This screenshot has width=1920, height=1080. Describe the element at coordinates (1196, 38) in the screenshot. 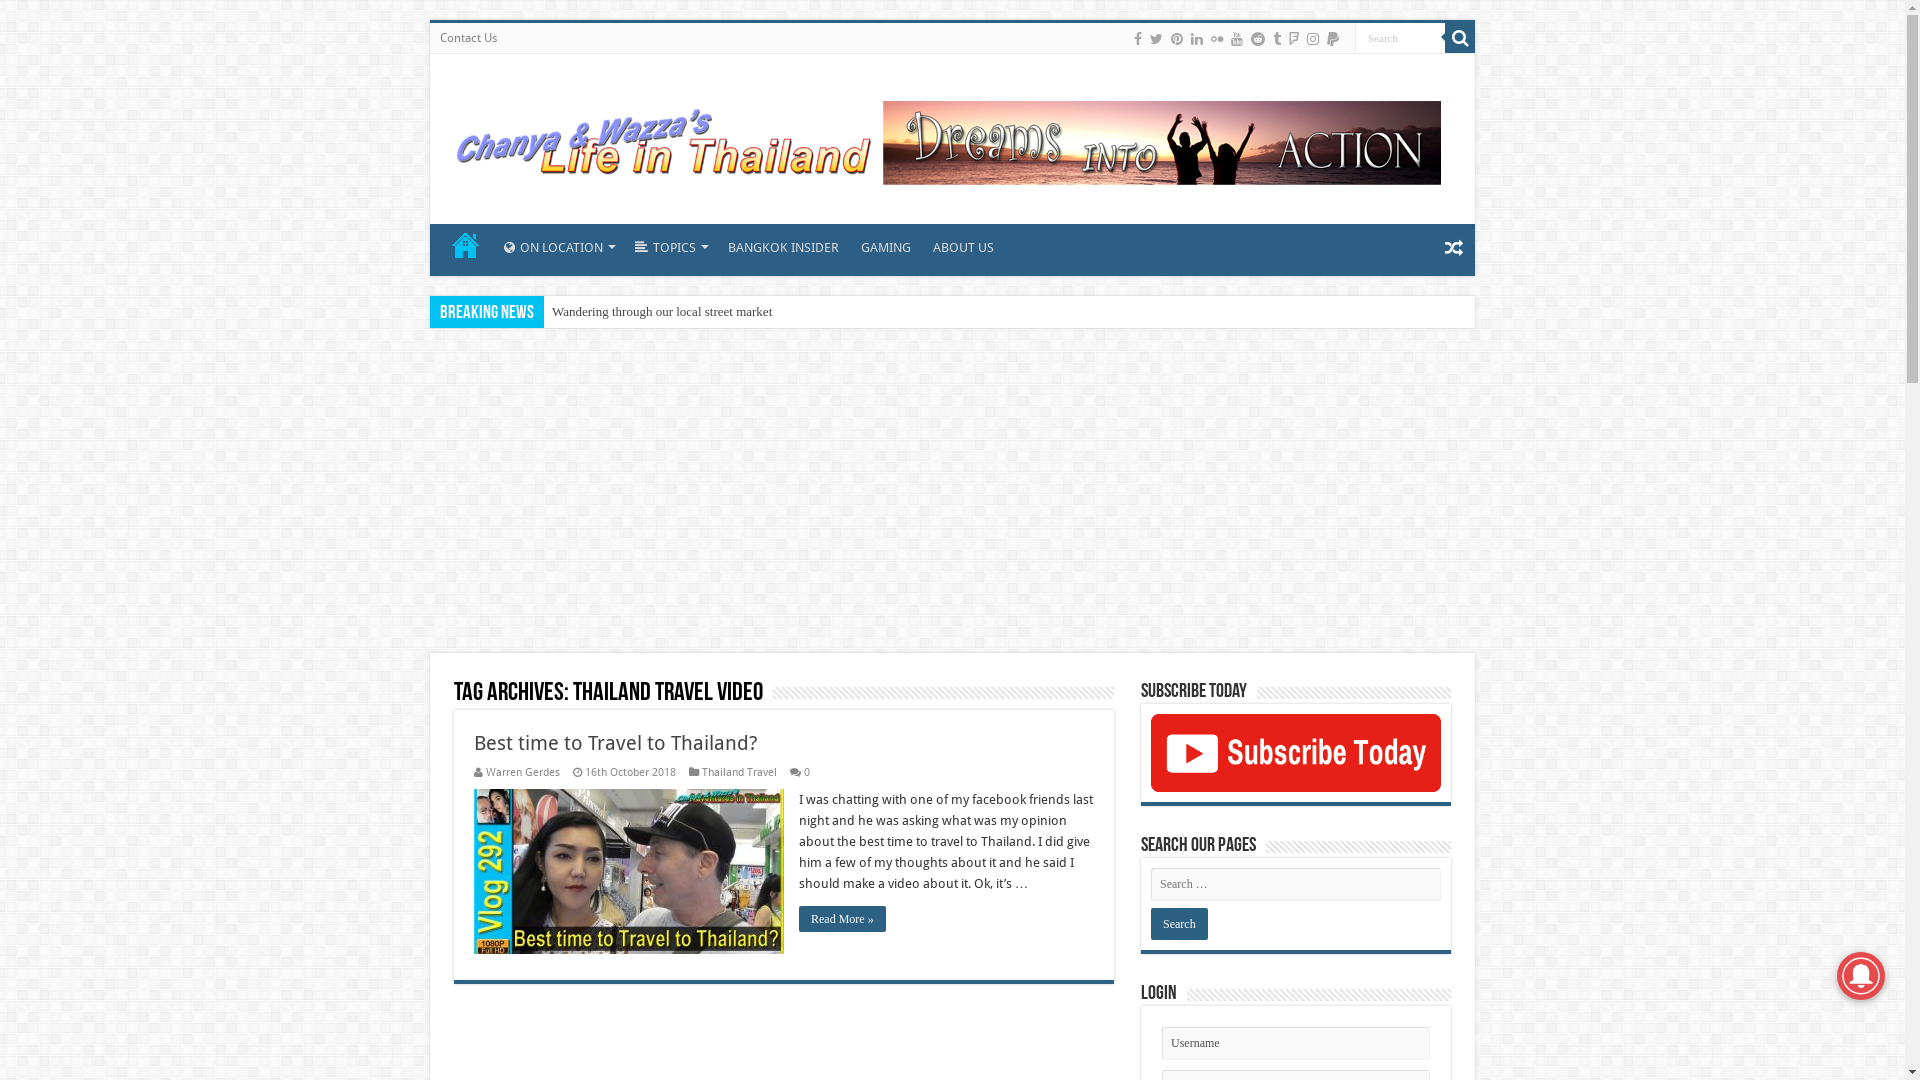

I see `'LinkedIn'` at that location.